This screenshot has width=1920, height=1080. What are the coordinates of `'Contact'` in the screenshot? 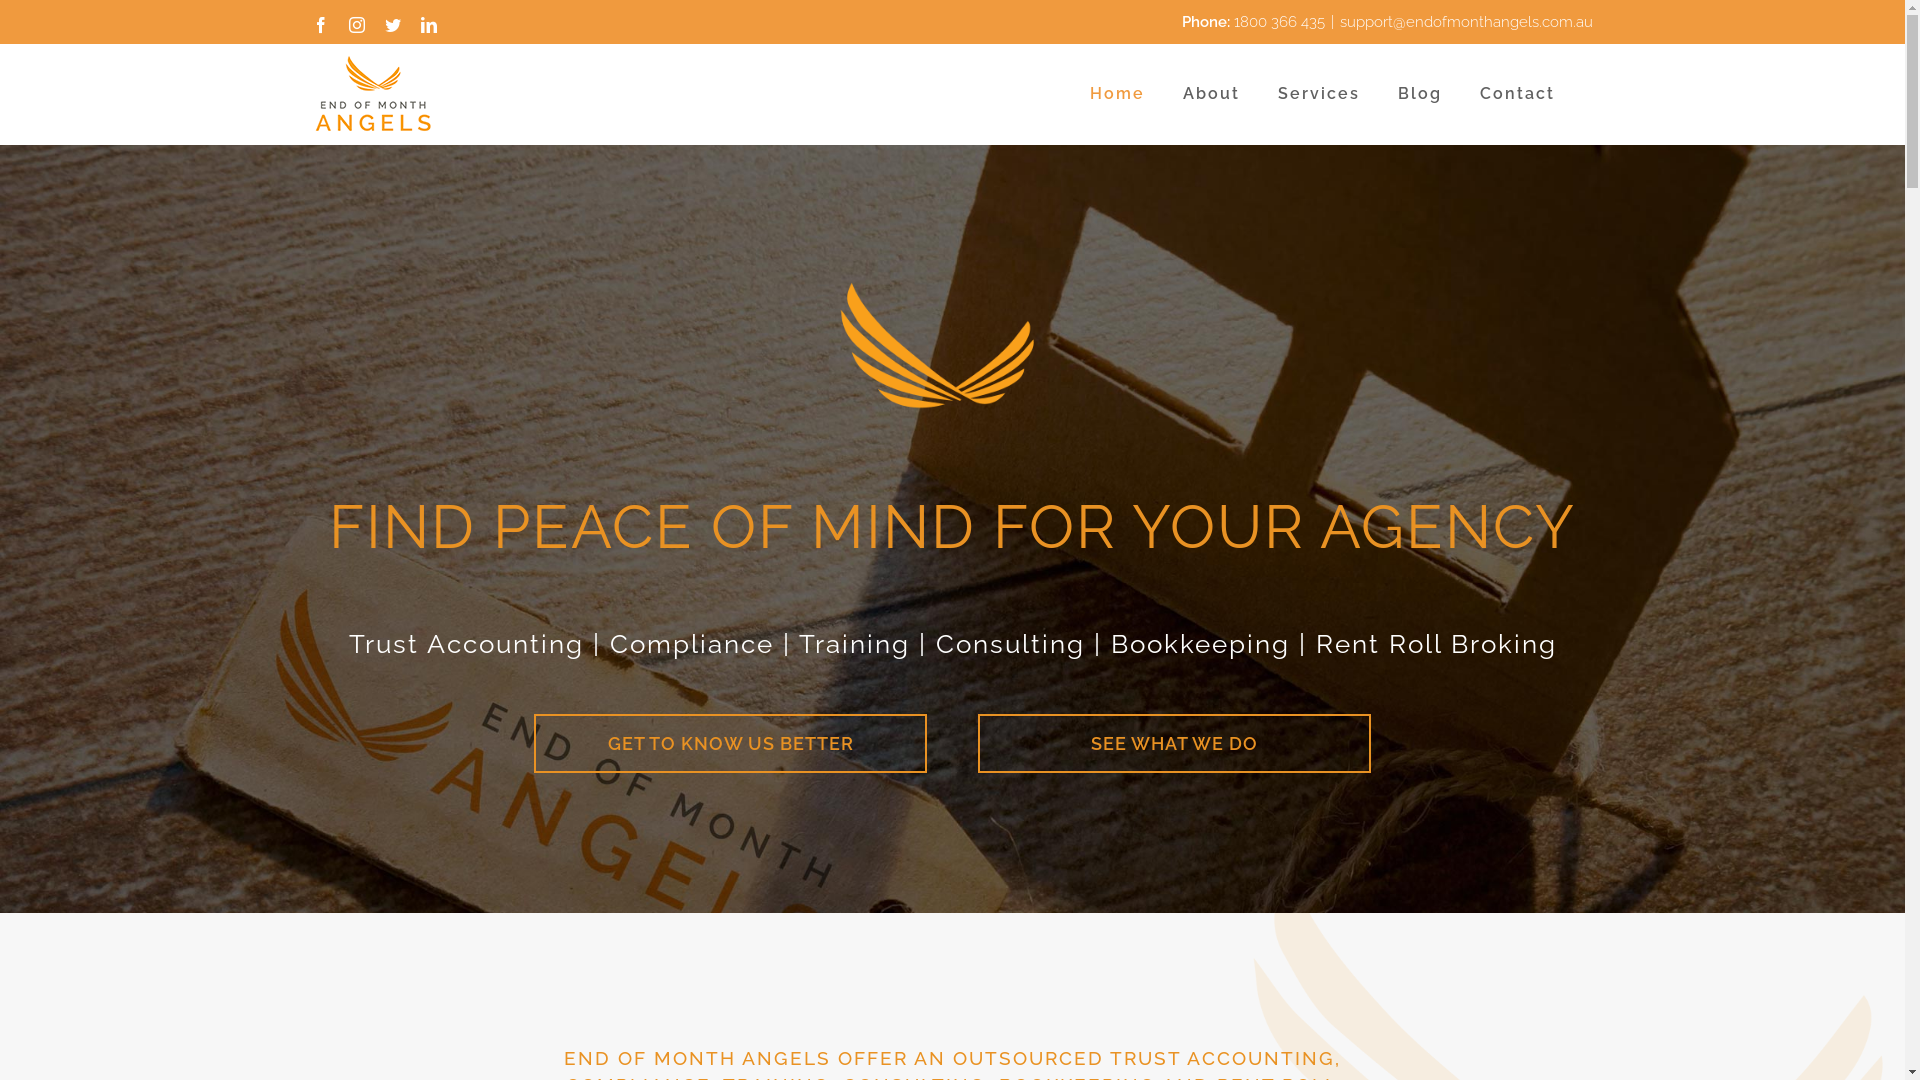 It's located at (1479, 93).